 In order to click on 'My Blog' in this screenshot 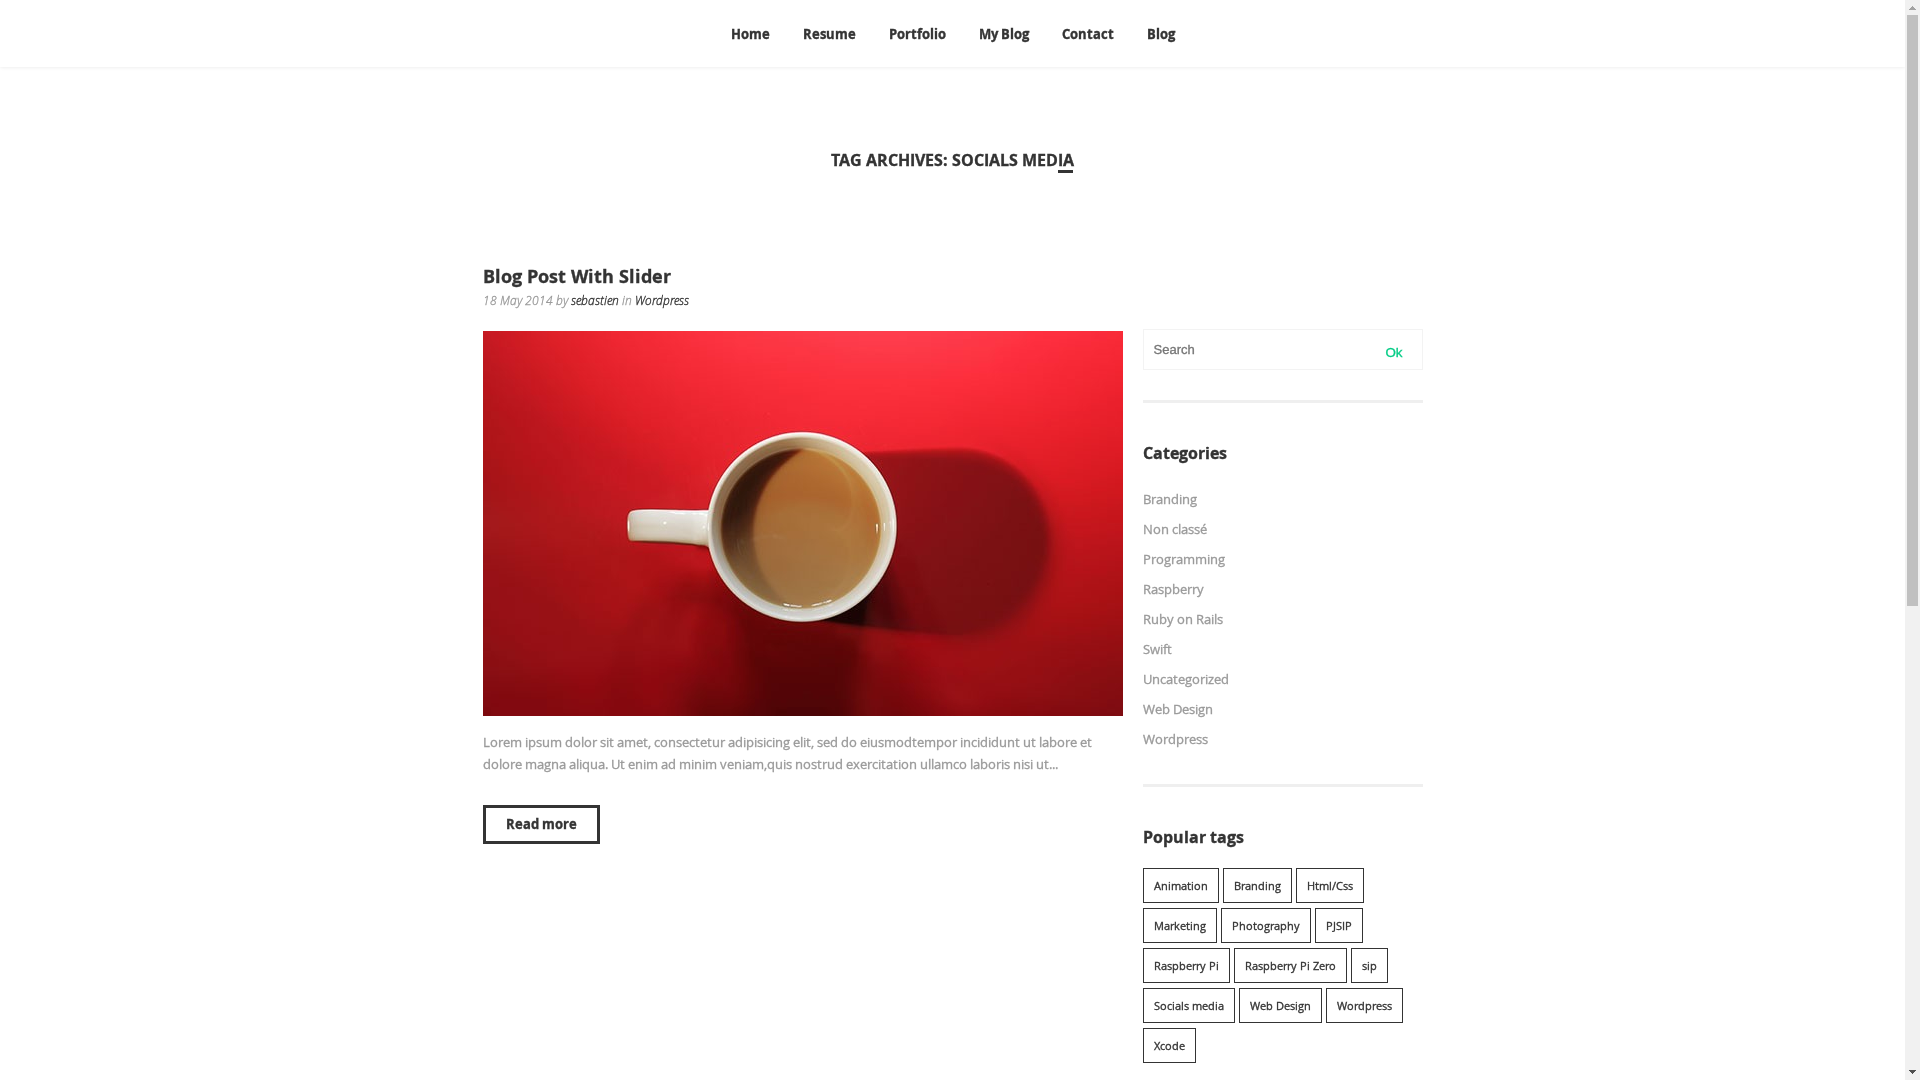, I will do `click(1003, 34)`.